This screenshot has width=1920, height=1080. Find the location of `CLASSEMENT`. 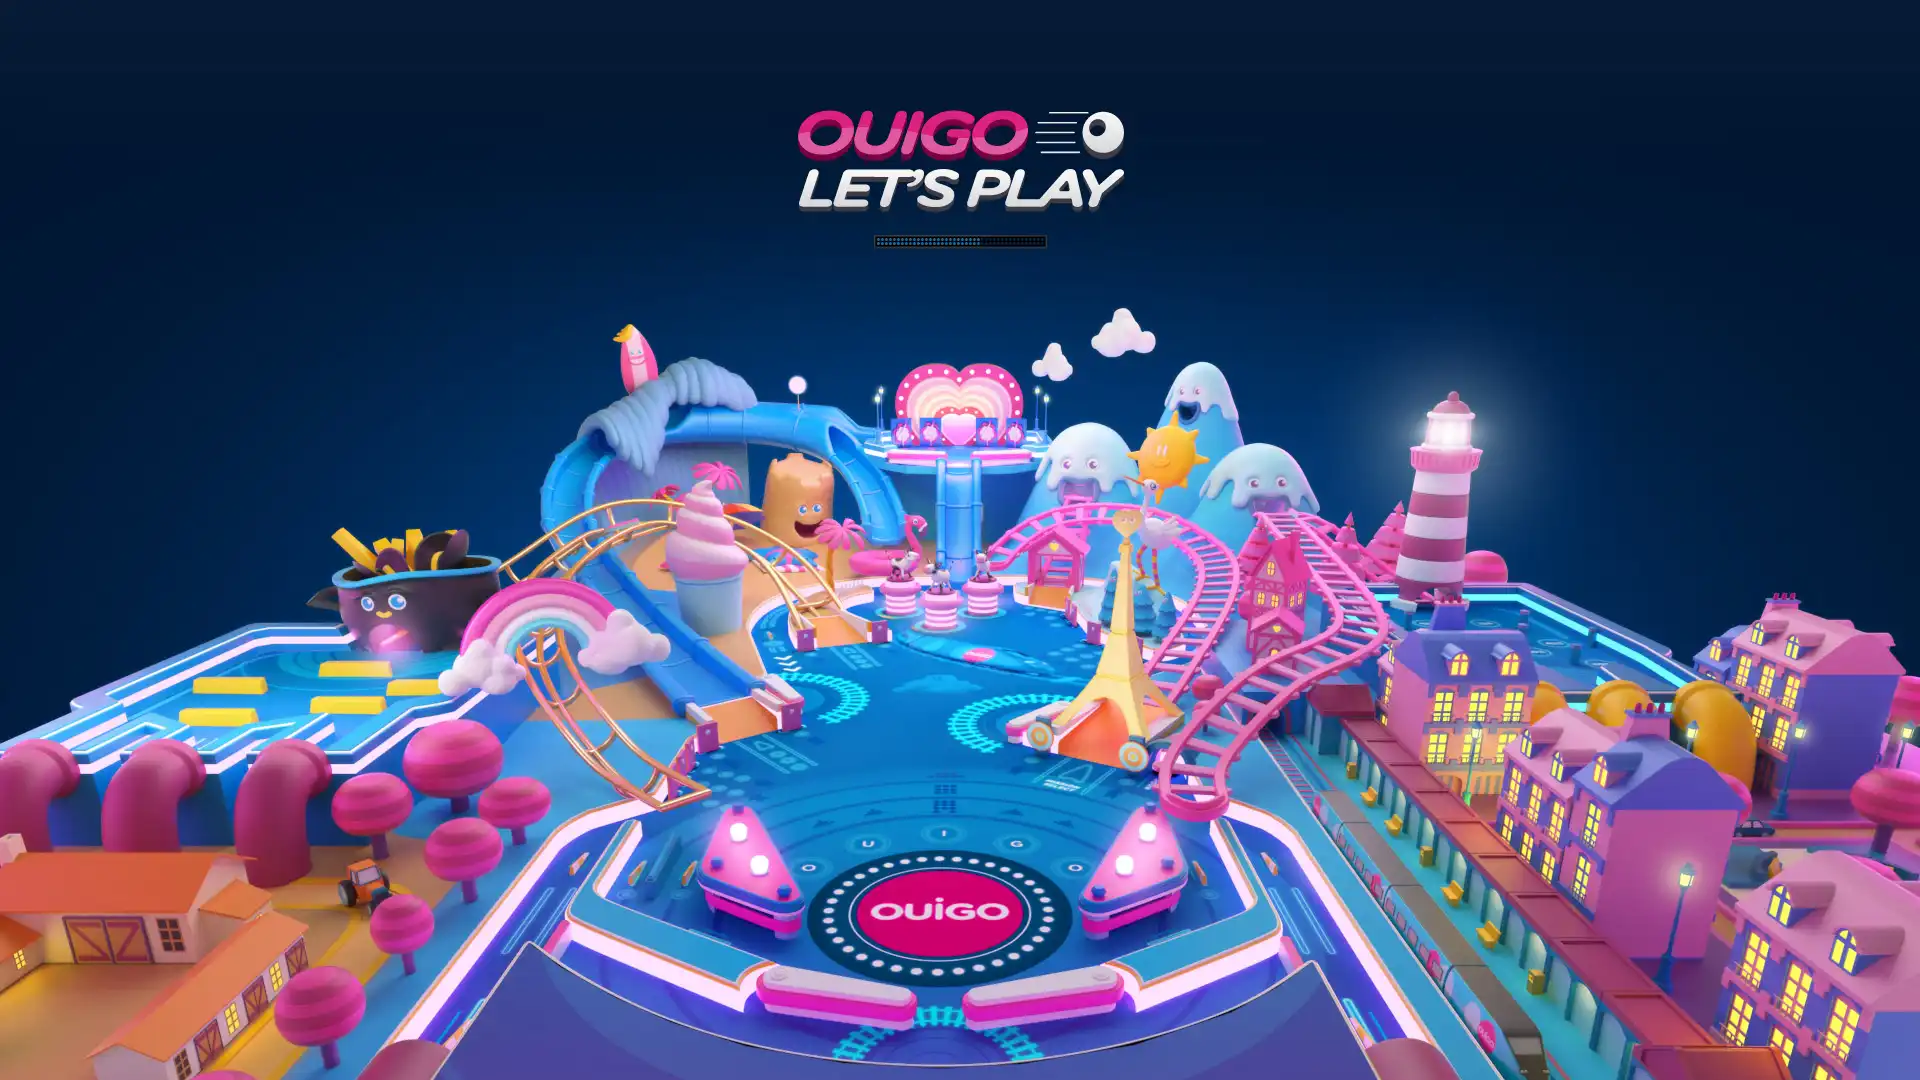

CLASSEMENT is located at coordinates (960, 1050).